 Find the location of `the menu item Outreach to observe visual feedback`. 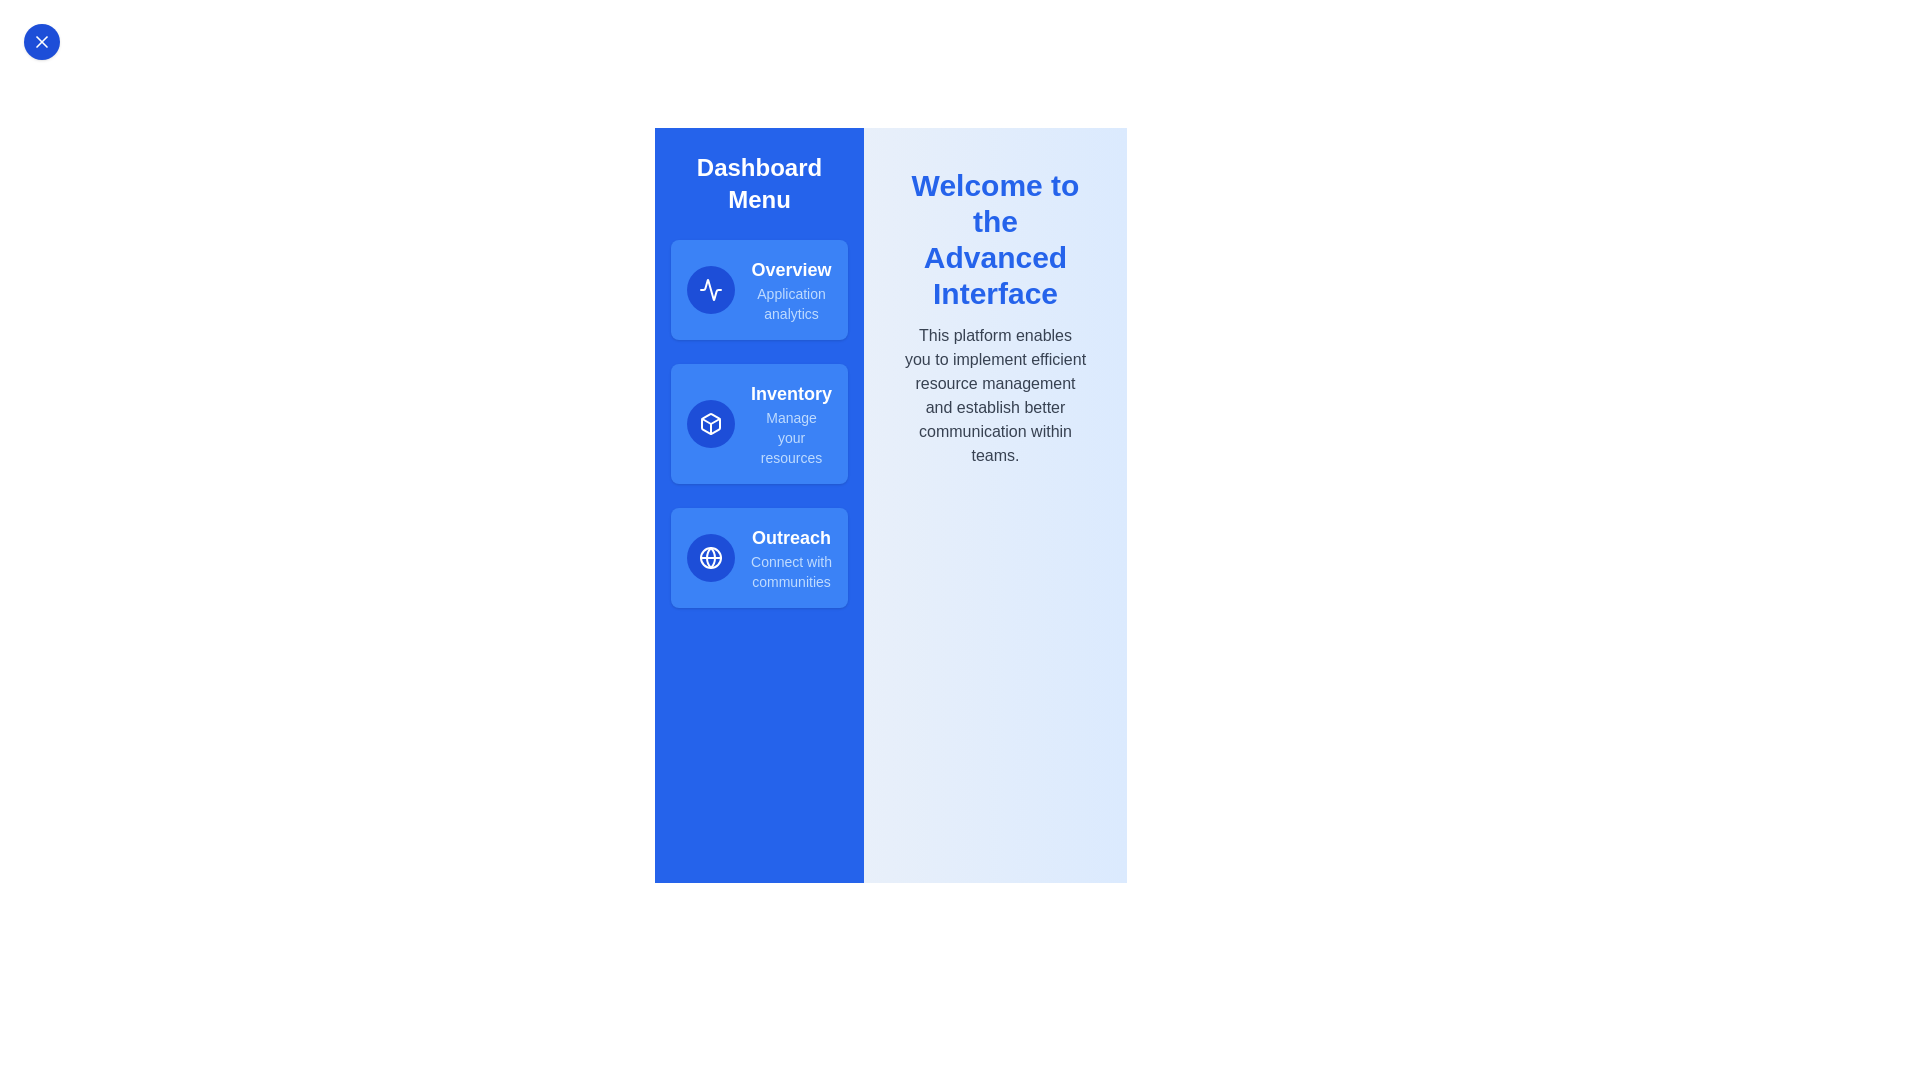

the menu item Outreach to observe visual feedback is located at coordinates (758, 558).